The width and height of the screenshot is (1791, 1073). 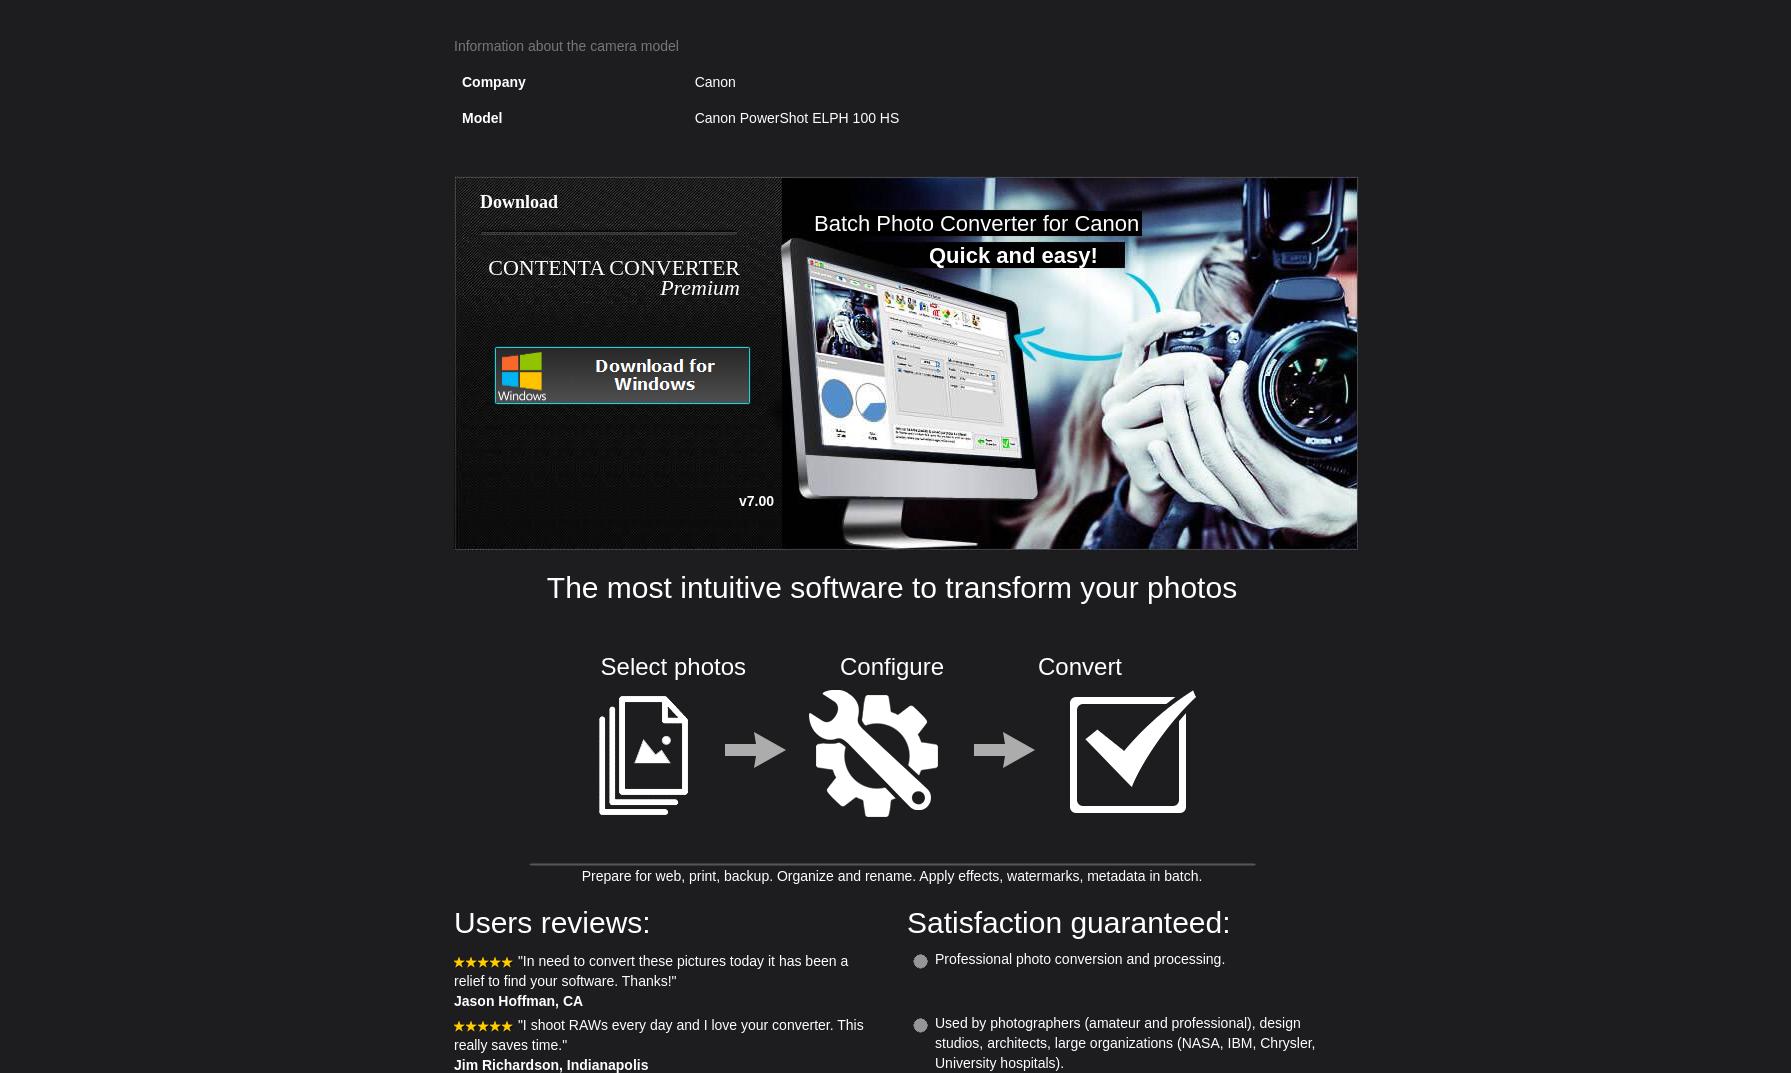 I want to click on 'Canon', so click(x=714, y=81).